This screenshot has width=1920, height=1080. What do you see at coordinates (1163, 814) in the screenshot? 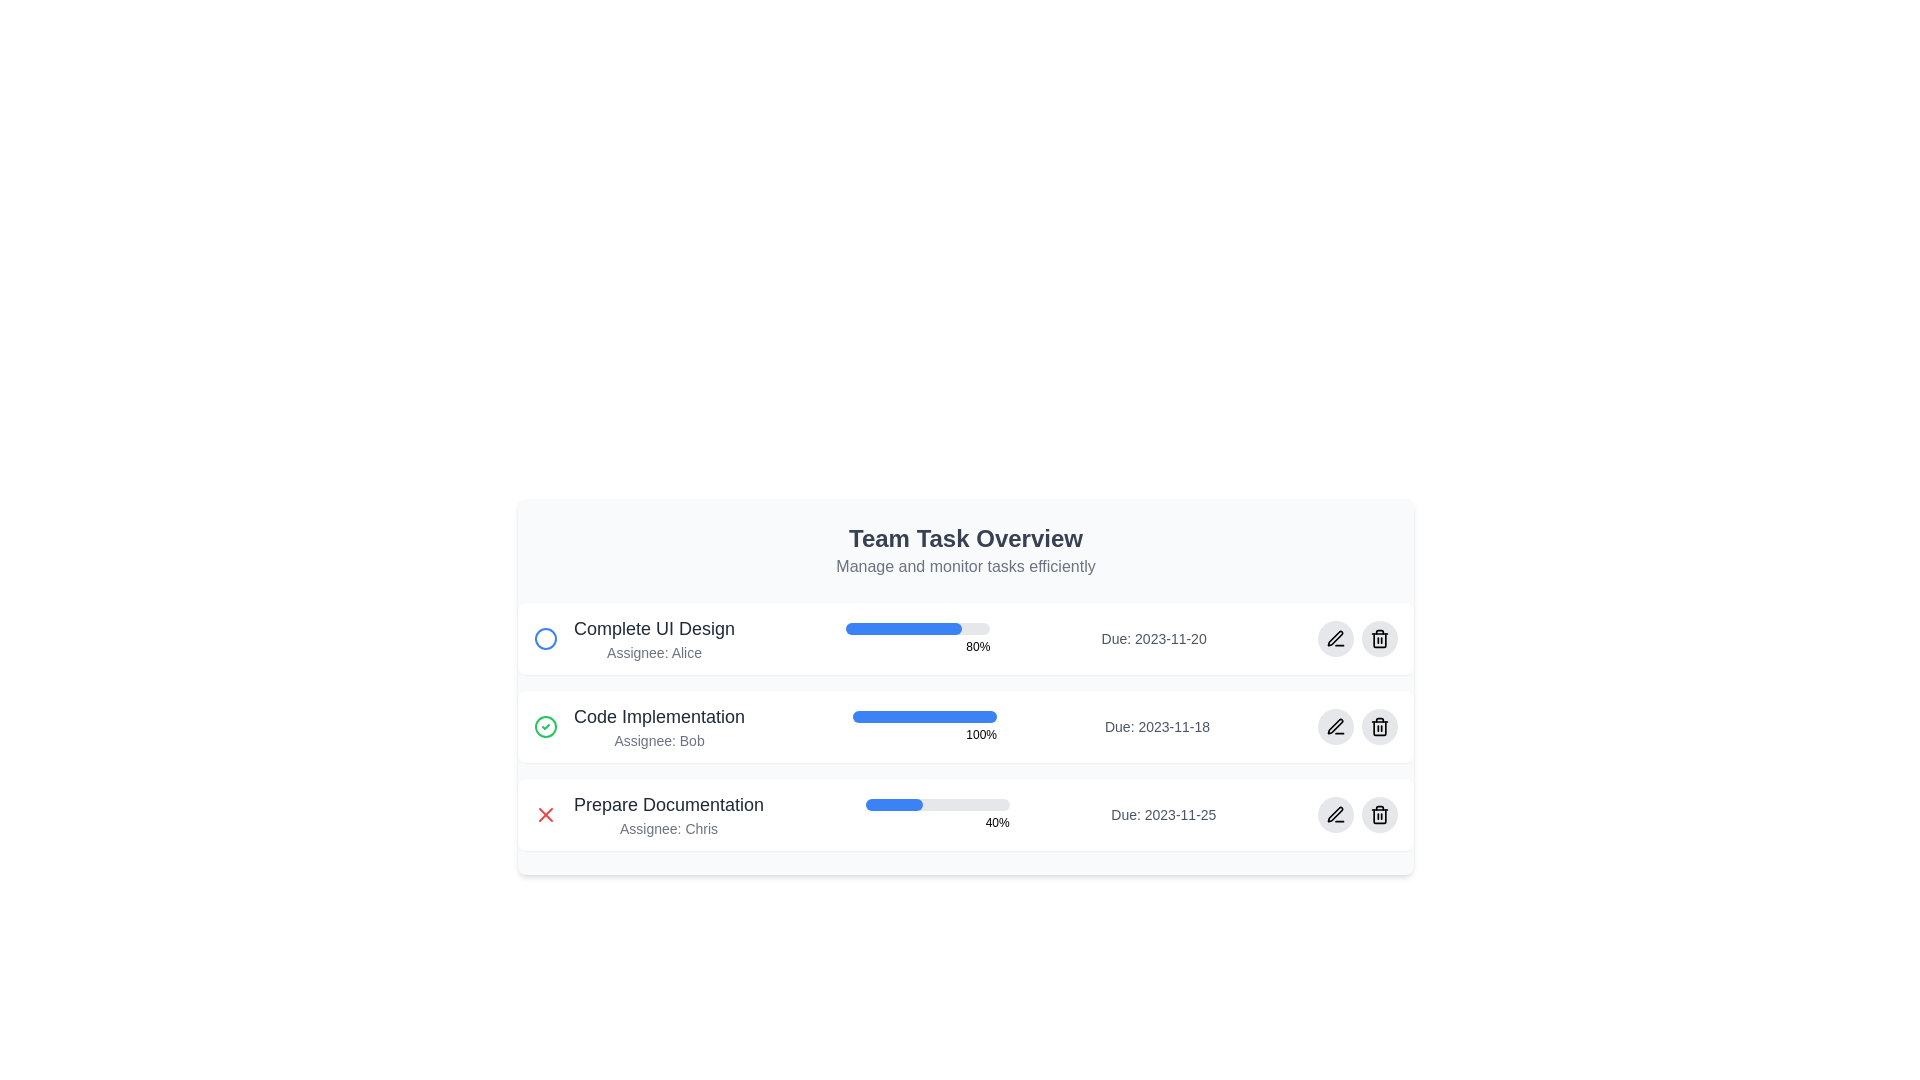
I see `the static text label displaying the date 'Due: 2023-11-25' located at the bottom right side of the task card labeled 'Prepare Documentation'` at bounding box center [1163, 814].